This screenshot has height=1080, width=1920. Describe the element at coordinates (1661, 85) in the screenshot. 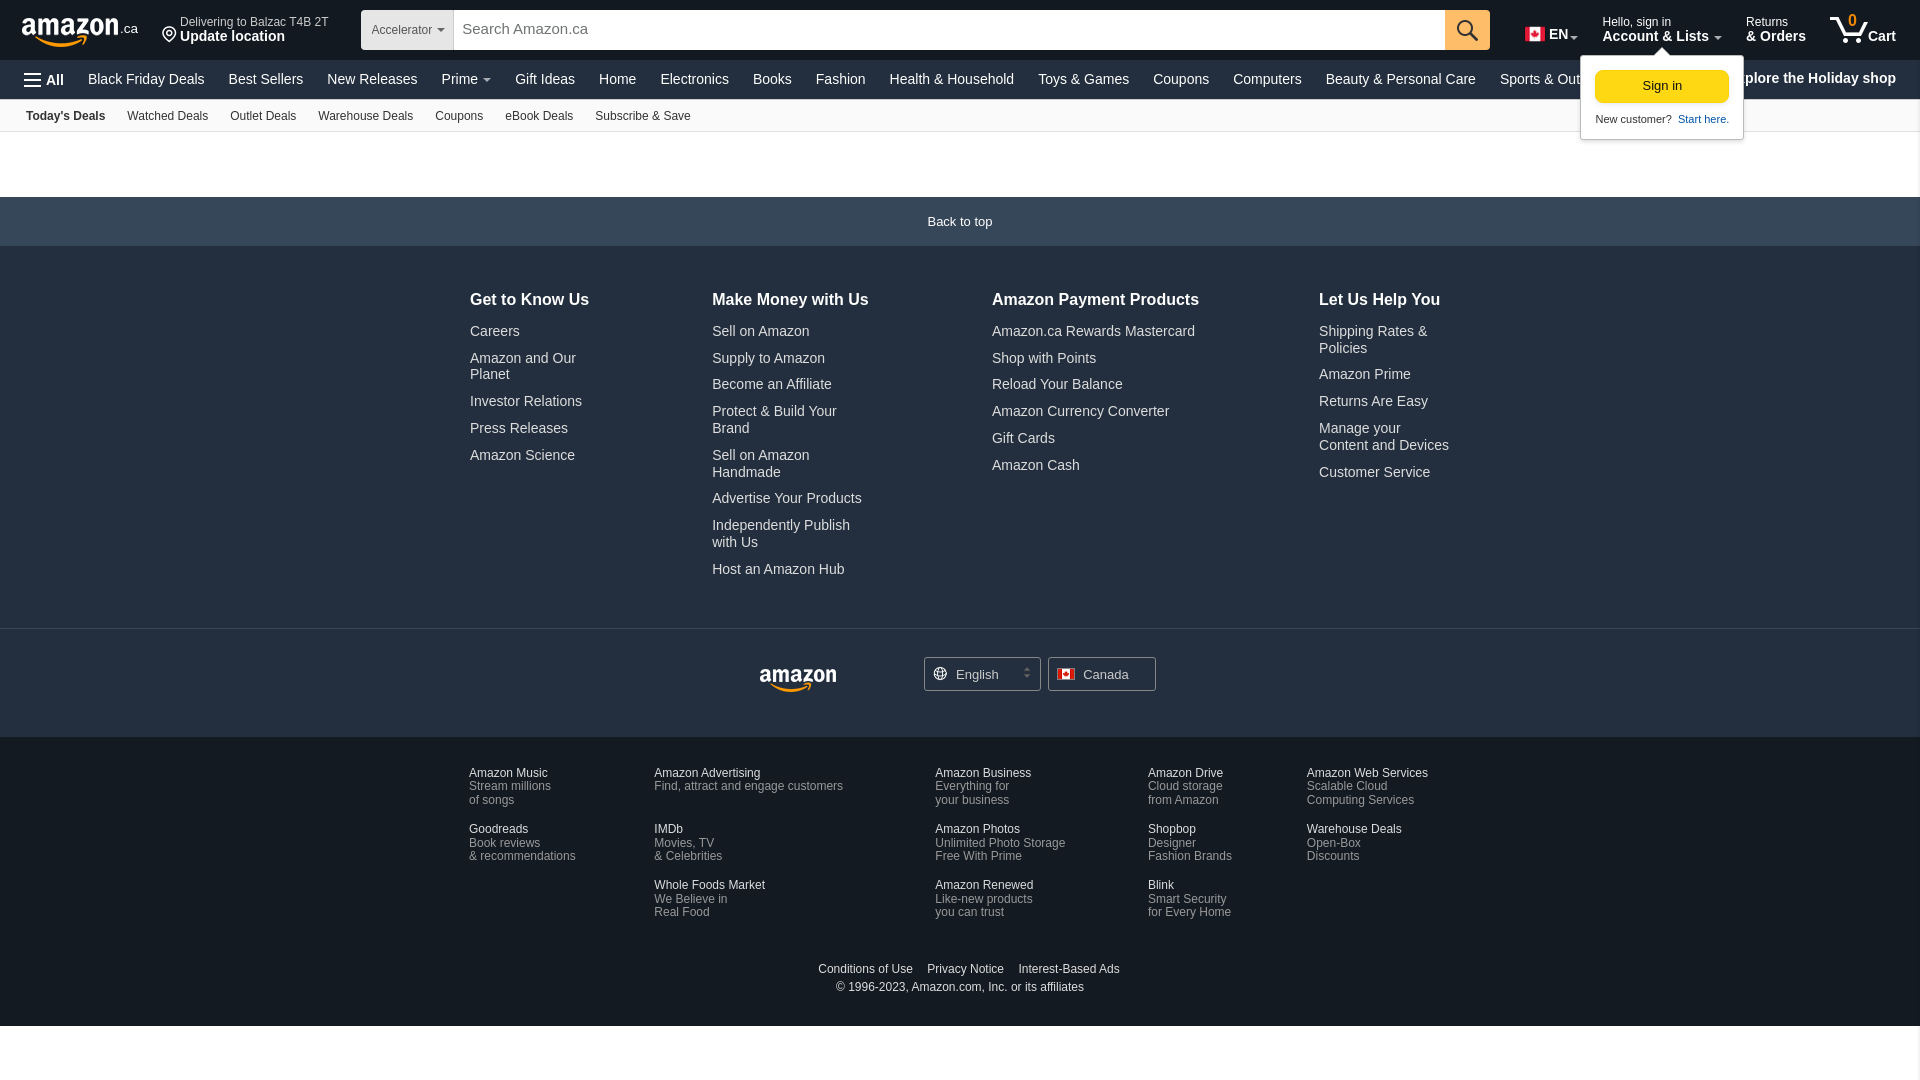

I see `'Sign in'` at that location.